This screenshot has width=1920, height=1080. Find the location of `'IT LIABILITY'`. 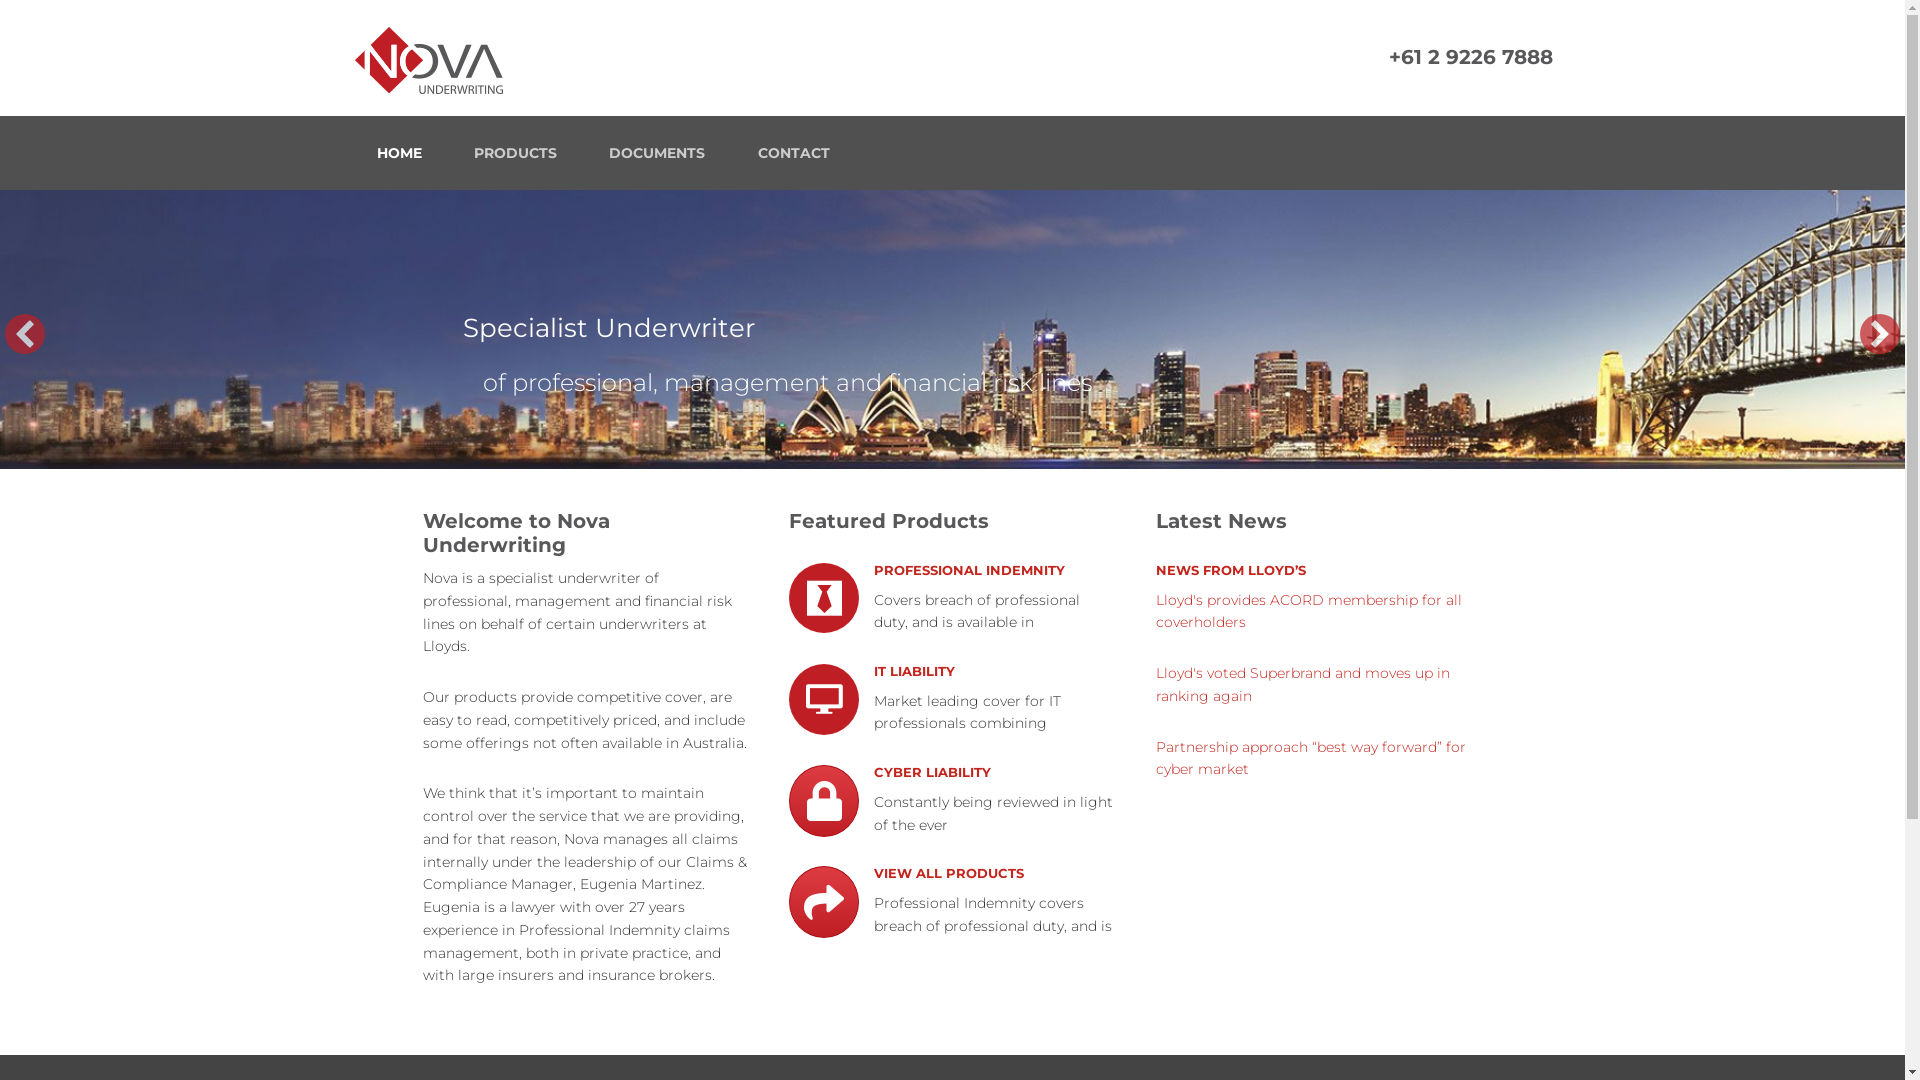

'IT LIABILITY' is located at coordinates (913, 676).